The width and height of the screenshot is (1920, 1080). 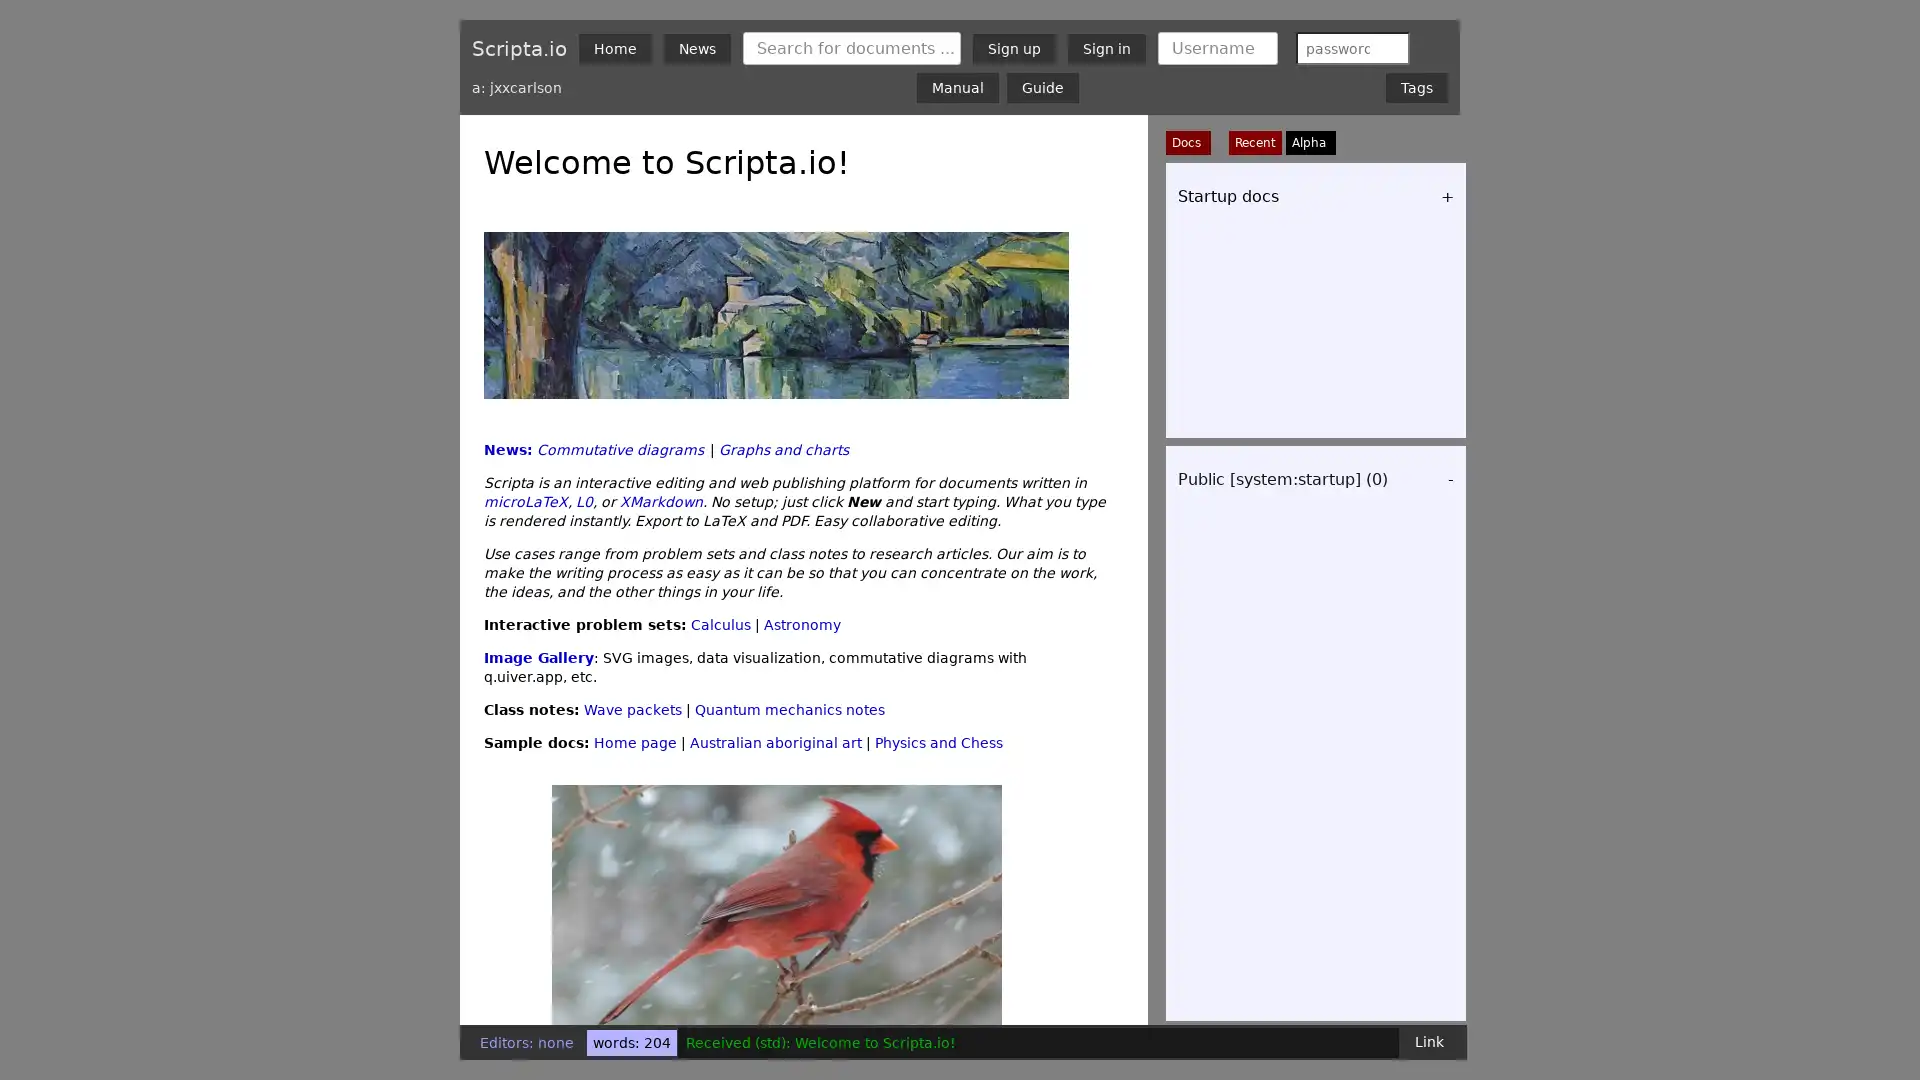 I want to click on Home page, so click(x=634, y=743).